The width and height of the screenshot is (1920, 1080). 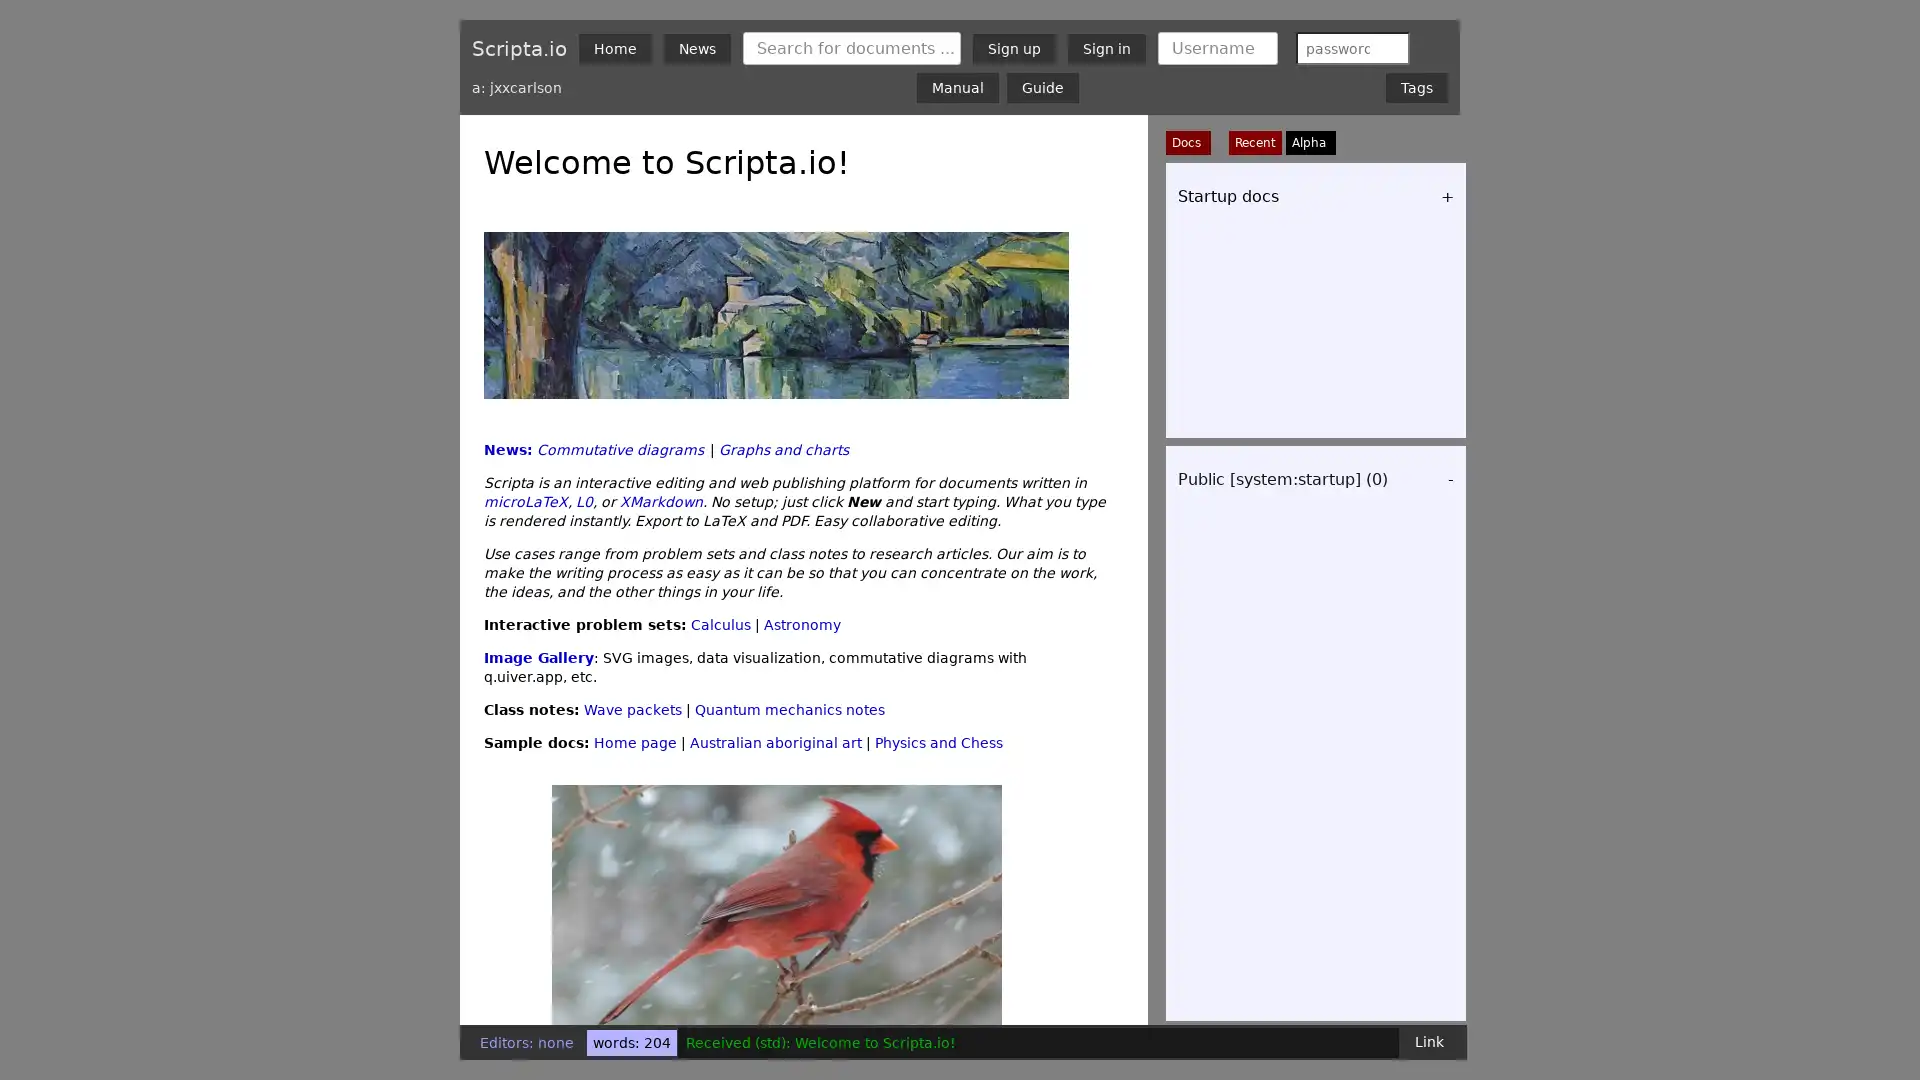 I want to click on Home page, so click(x=634, y=743).